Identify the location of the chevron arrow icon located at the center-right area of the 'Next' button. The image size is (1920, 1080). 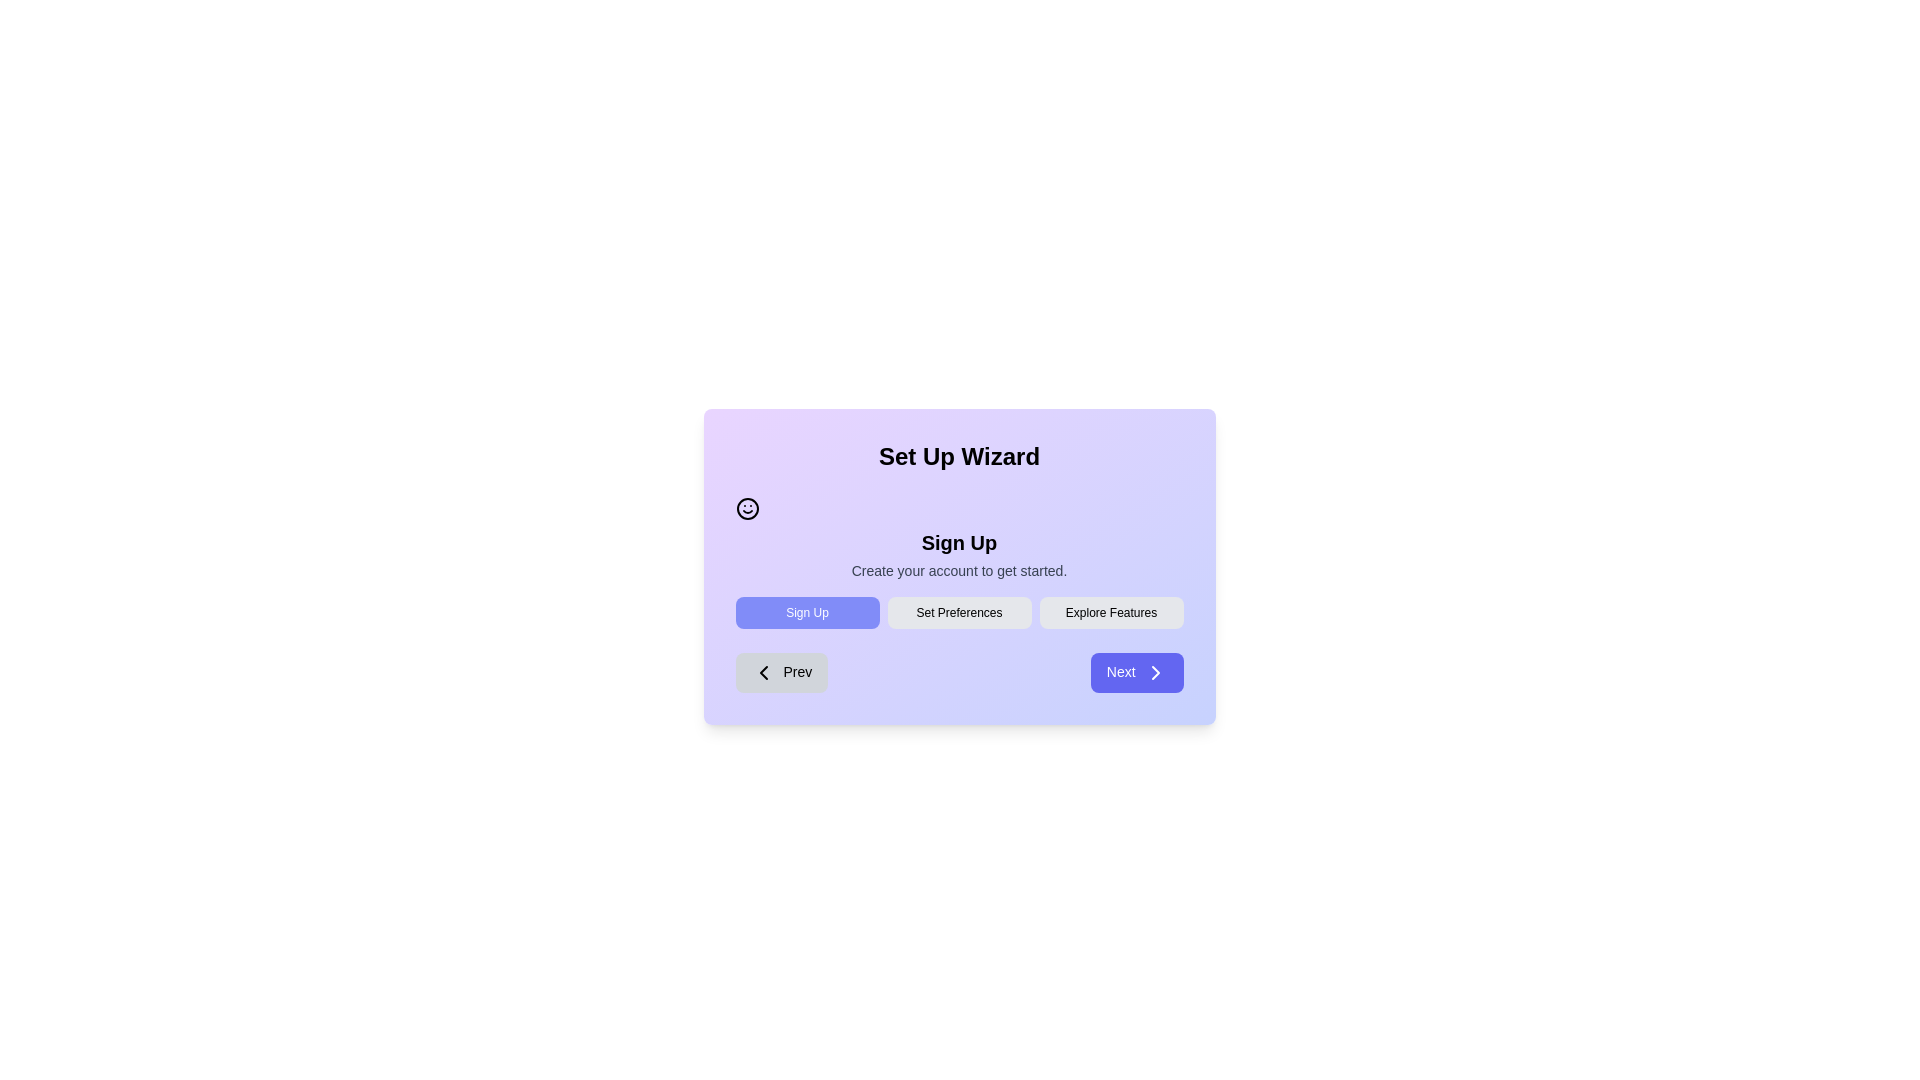
(1155, 672).